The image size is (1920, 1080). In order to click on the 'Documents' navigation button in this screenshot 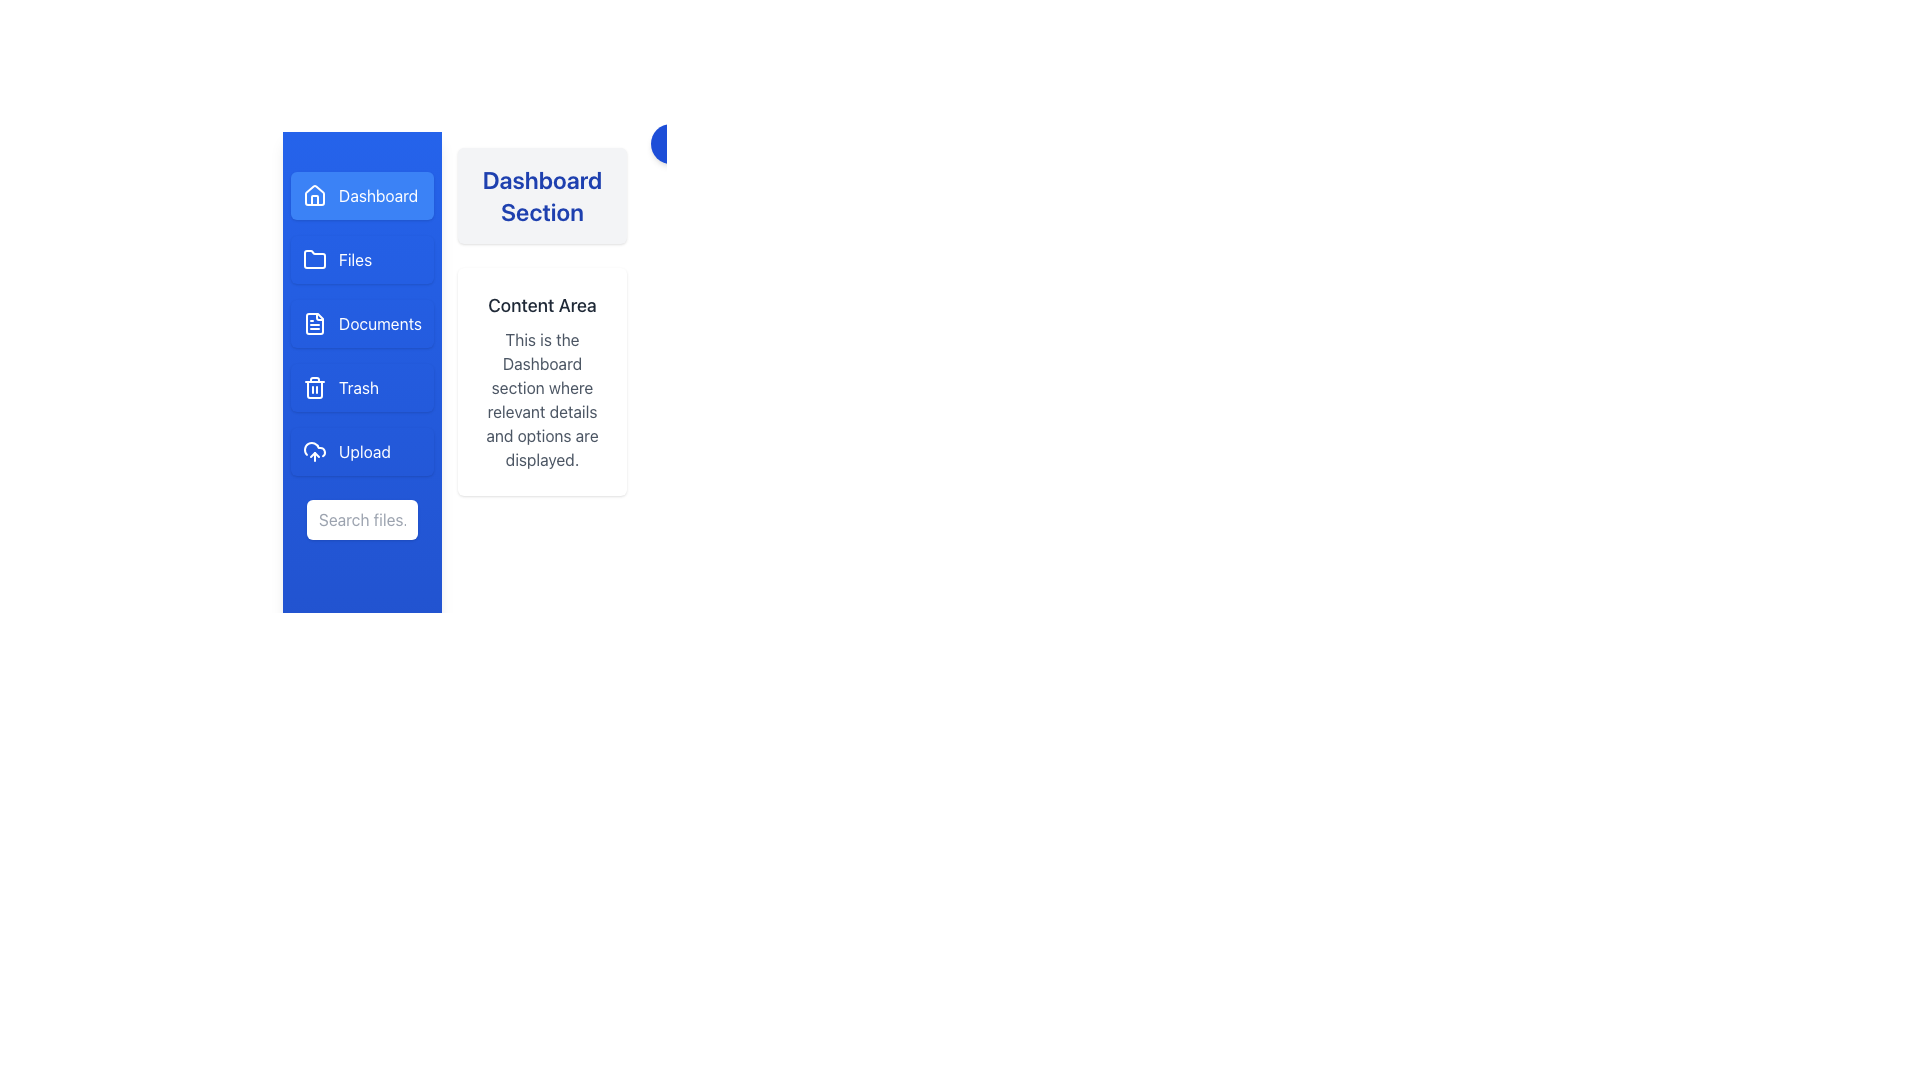, I will do `click(380, 323)`.